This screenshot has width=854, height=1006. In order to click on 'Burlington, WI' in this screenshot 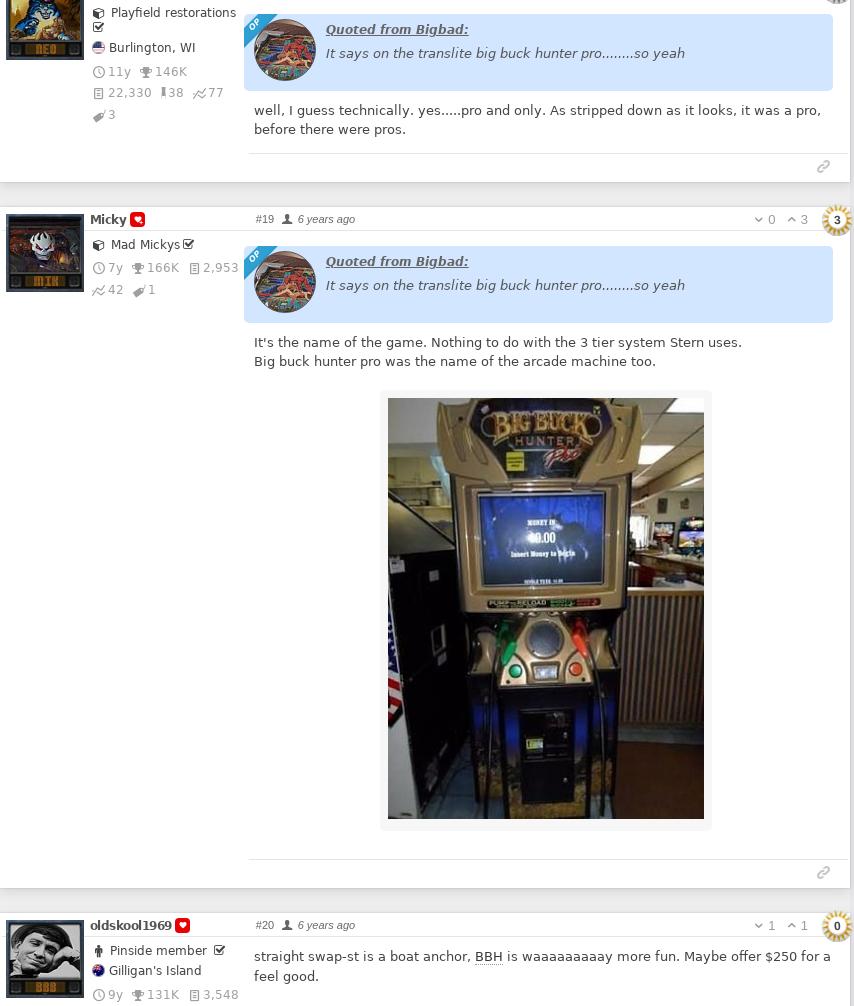, I will do `click(104, 46)`.